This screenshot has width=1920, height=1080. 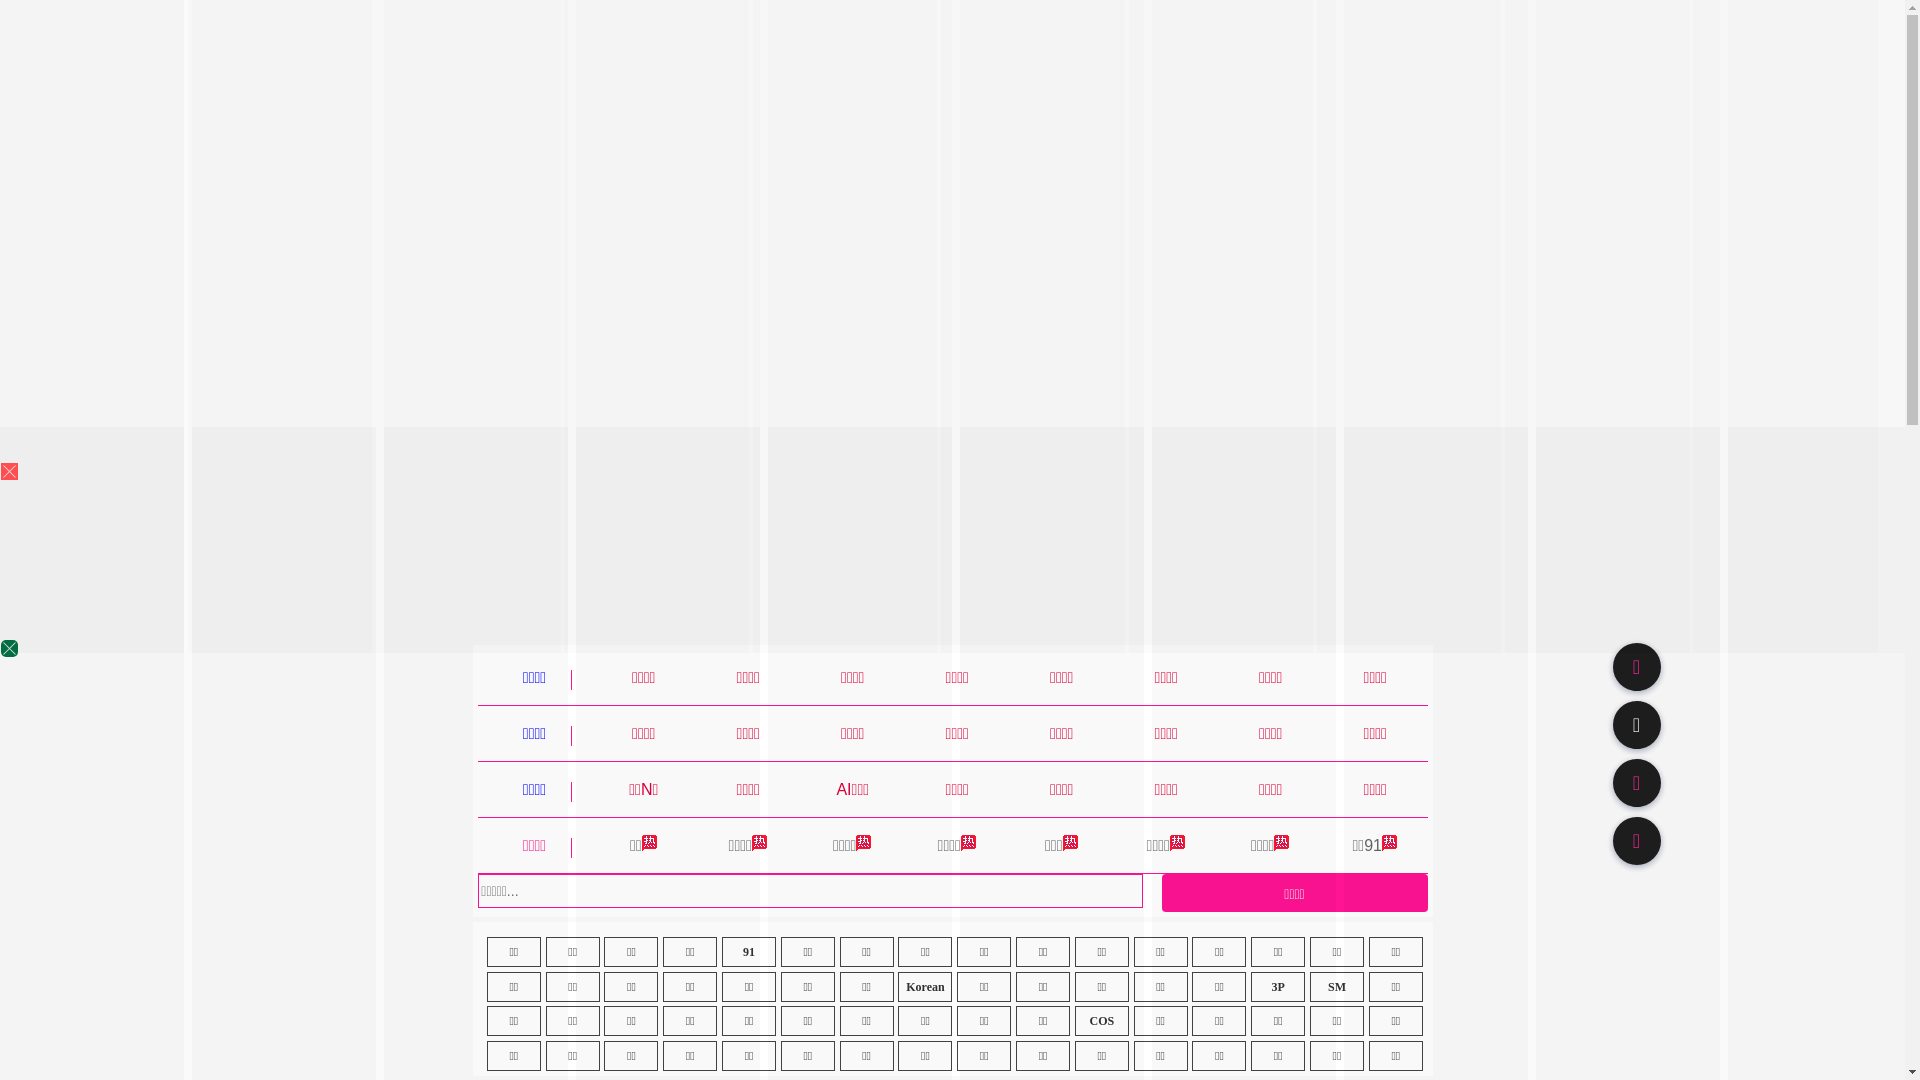 What do you see at coordinates (1101, 1021) in the screenshot?
I see `'COS'` at bounding box center [1101, 1021].